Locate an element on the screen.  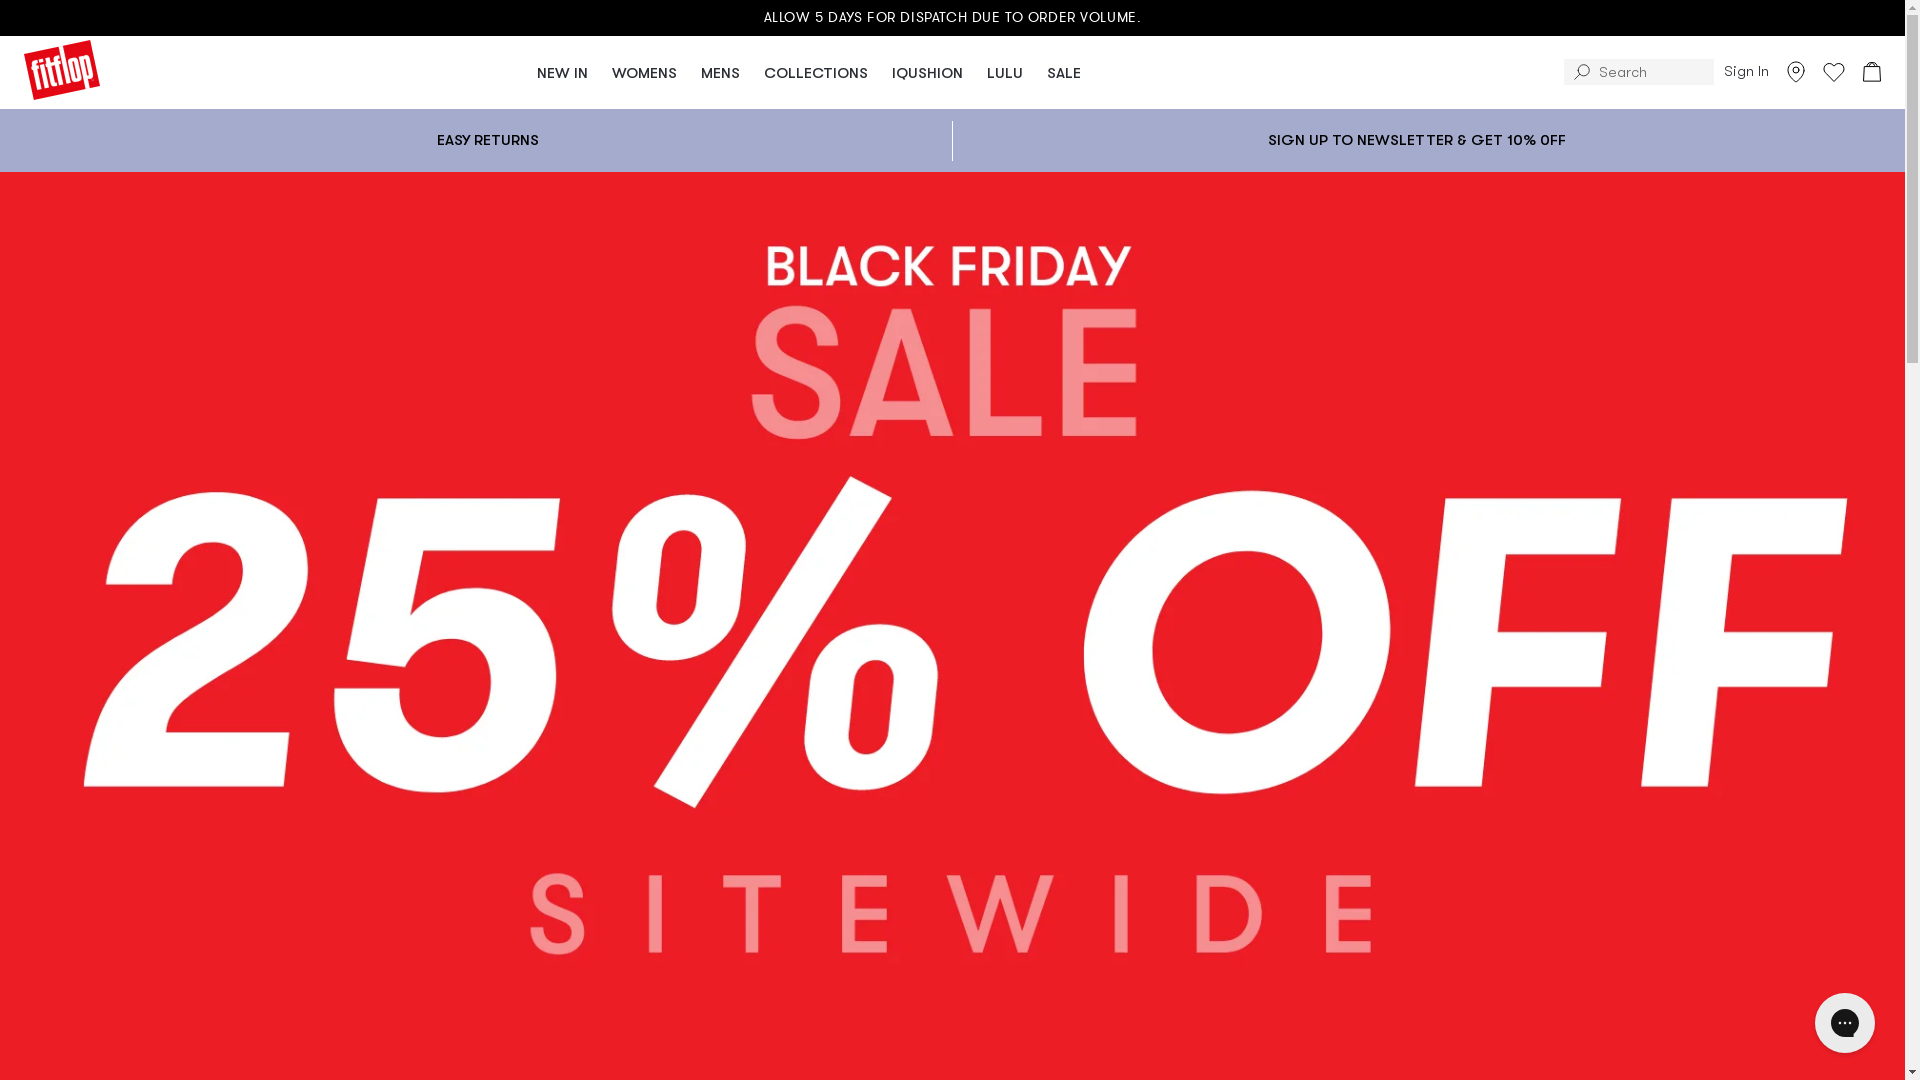
'Gorgias live chat messenger' is located at coordinates (1843, 1022).